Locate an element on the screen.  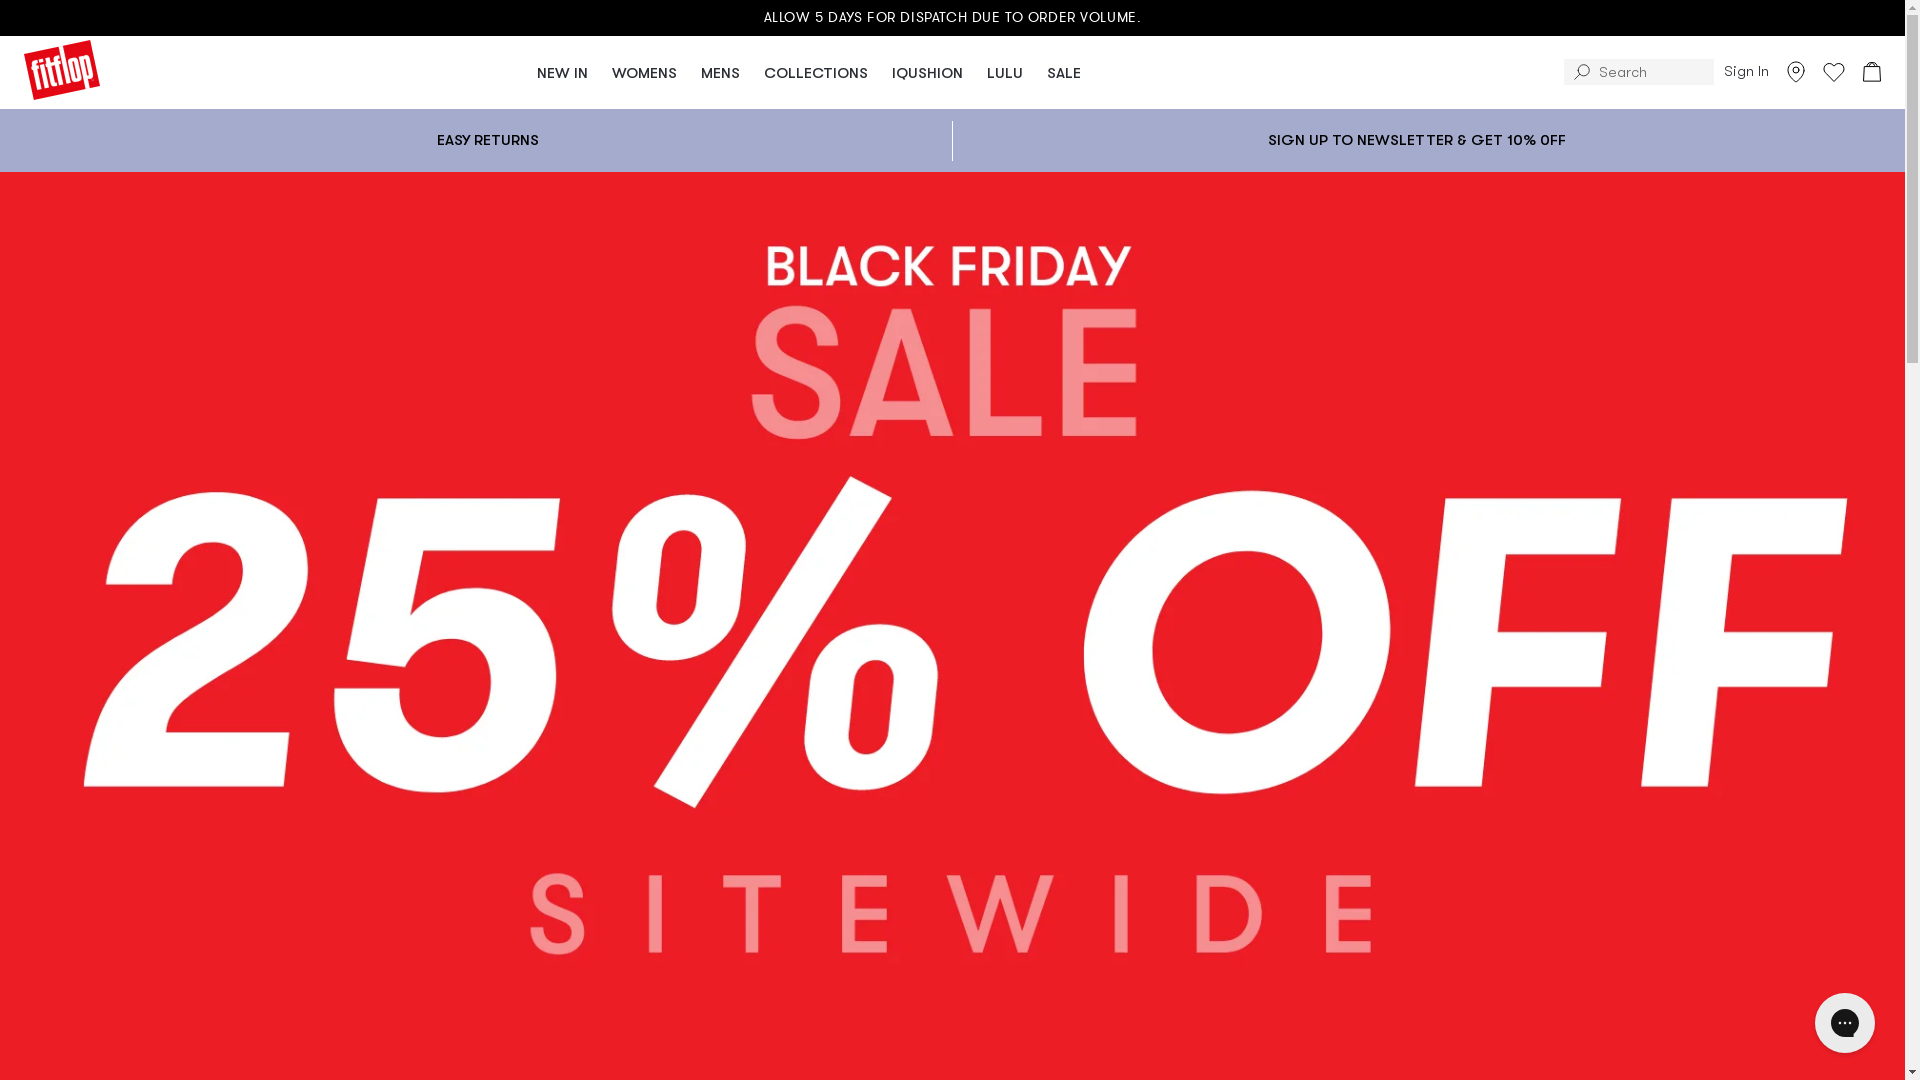
'Gorgias live chat messenger' is located at coordinates (1843, 1022).